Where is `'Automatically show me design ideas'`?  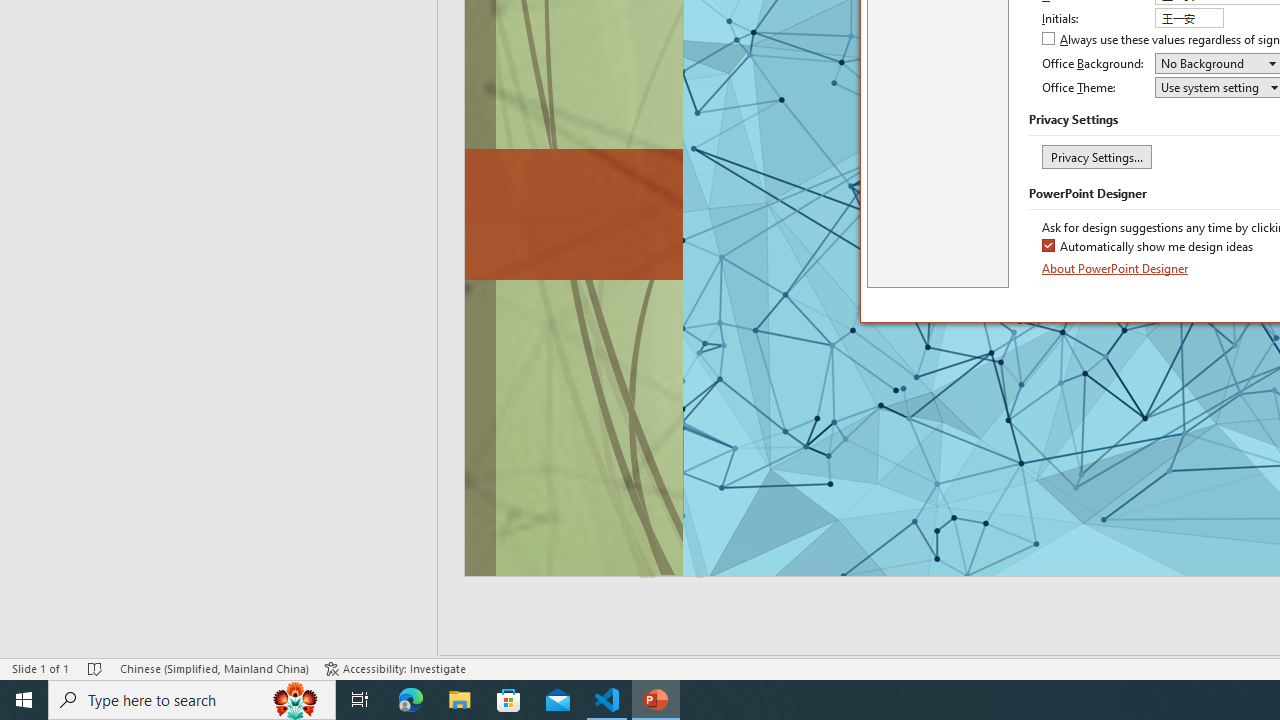
'Automatically show me design ideas' is located at coordinates (1149, 246).